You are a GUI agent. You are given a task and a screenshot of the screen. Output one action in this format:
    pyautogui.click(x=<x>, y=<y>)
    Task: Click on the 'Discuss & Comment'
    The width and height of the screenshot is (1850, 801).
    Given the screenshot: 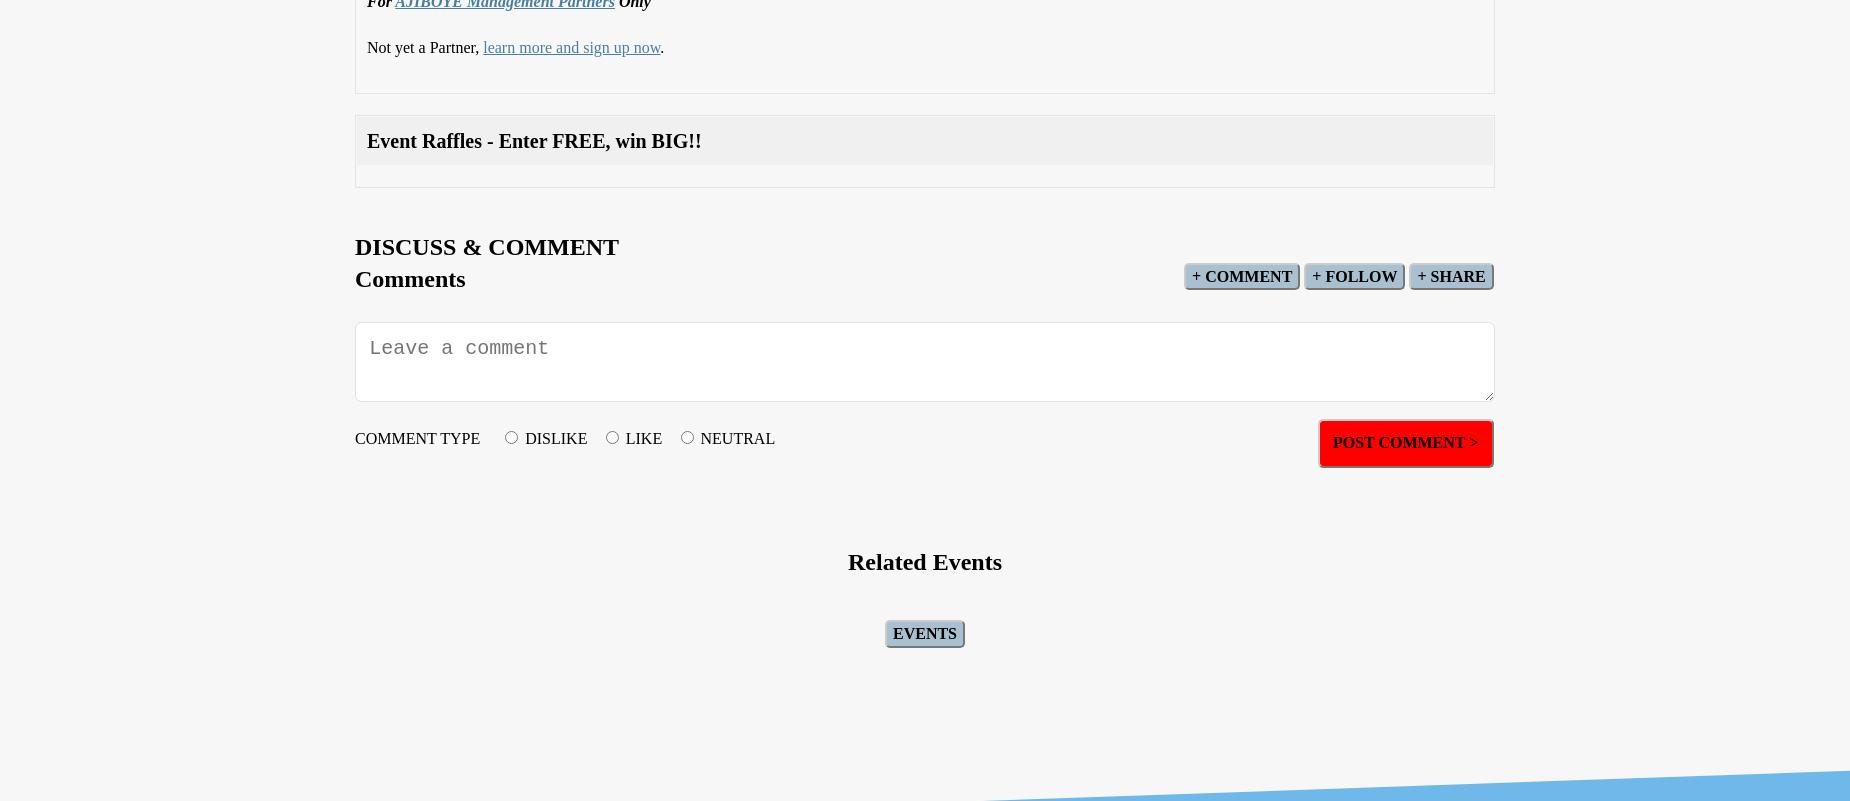 What is the action you would take?
    pyautogui.click(x=486, y=245)
    